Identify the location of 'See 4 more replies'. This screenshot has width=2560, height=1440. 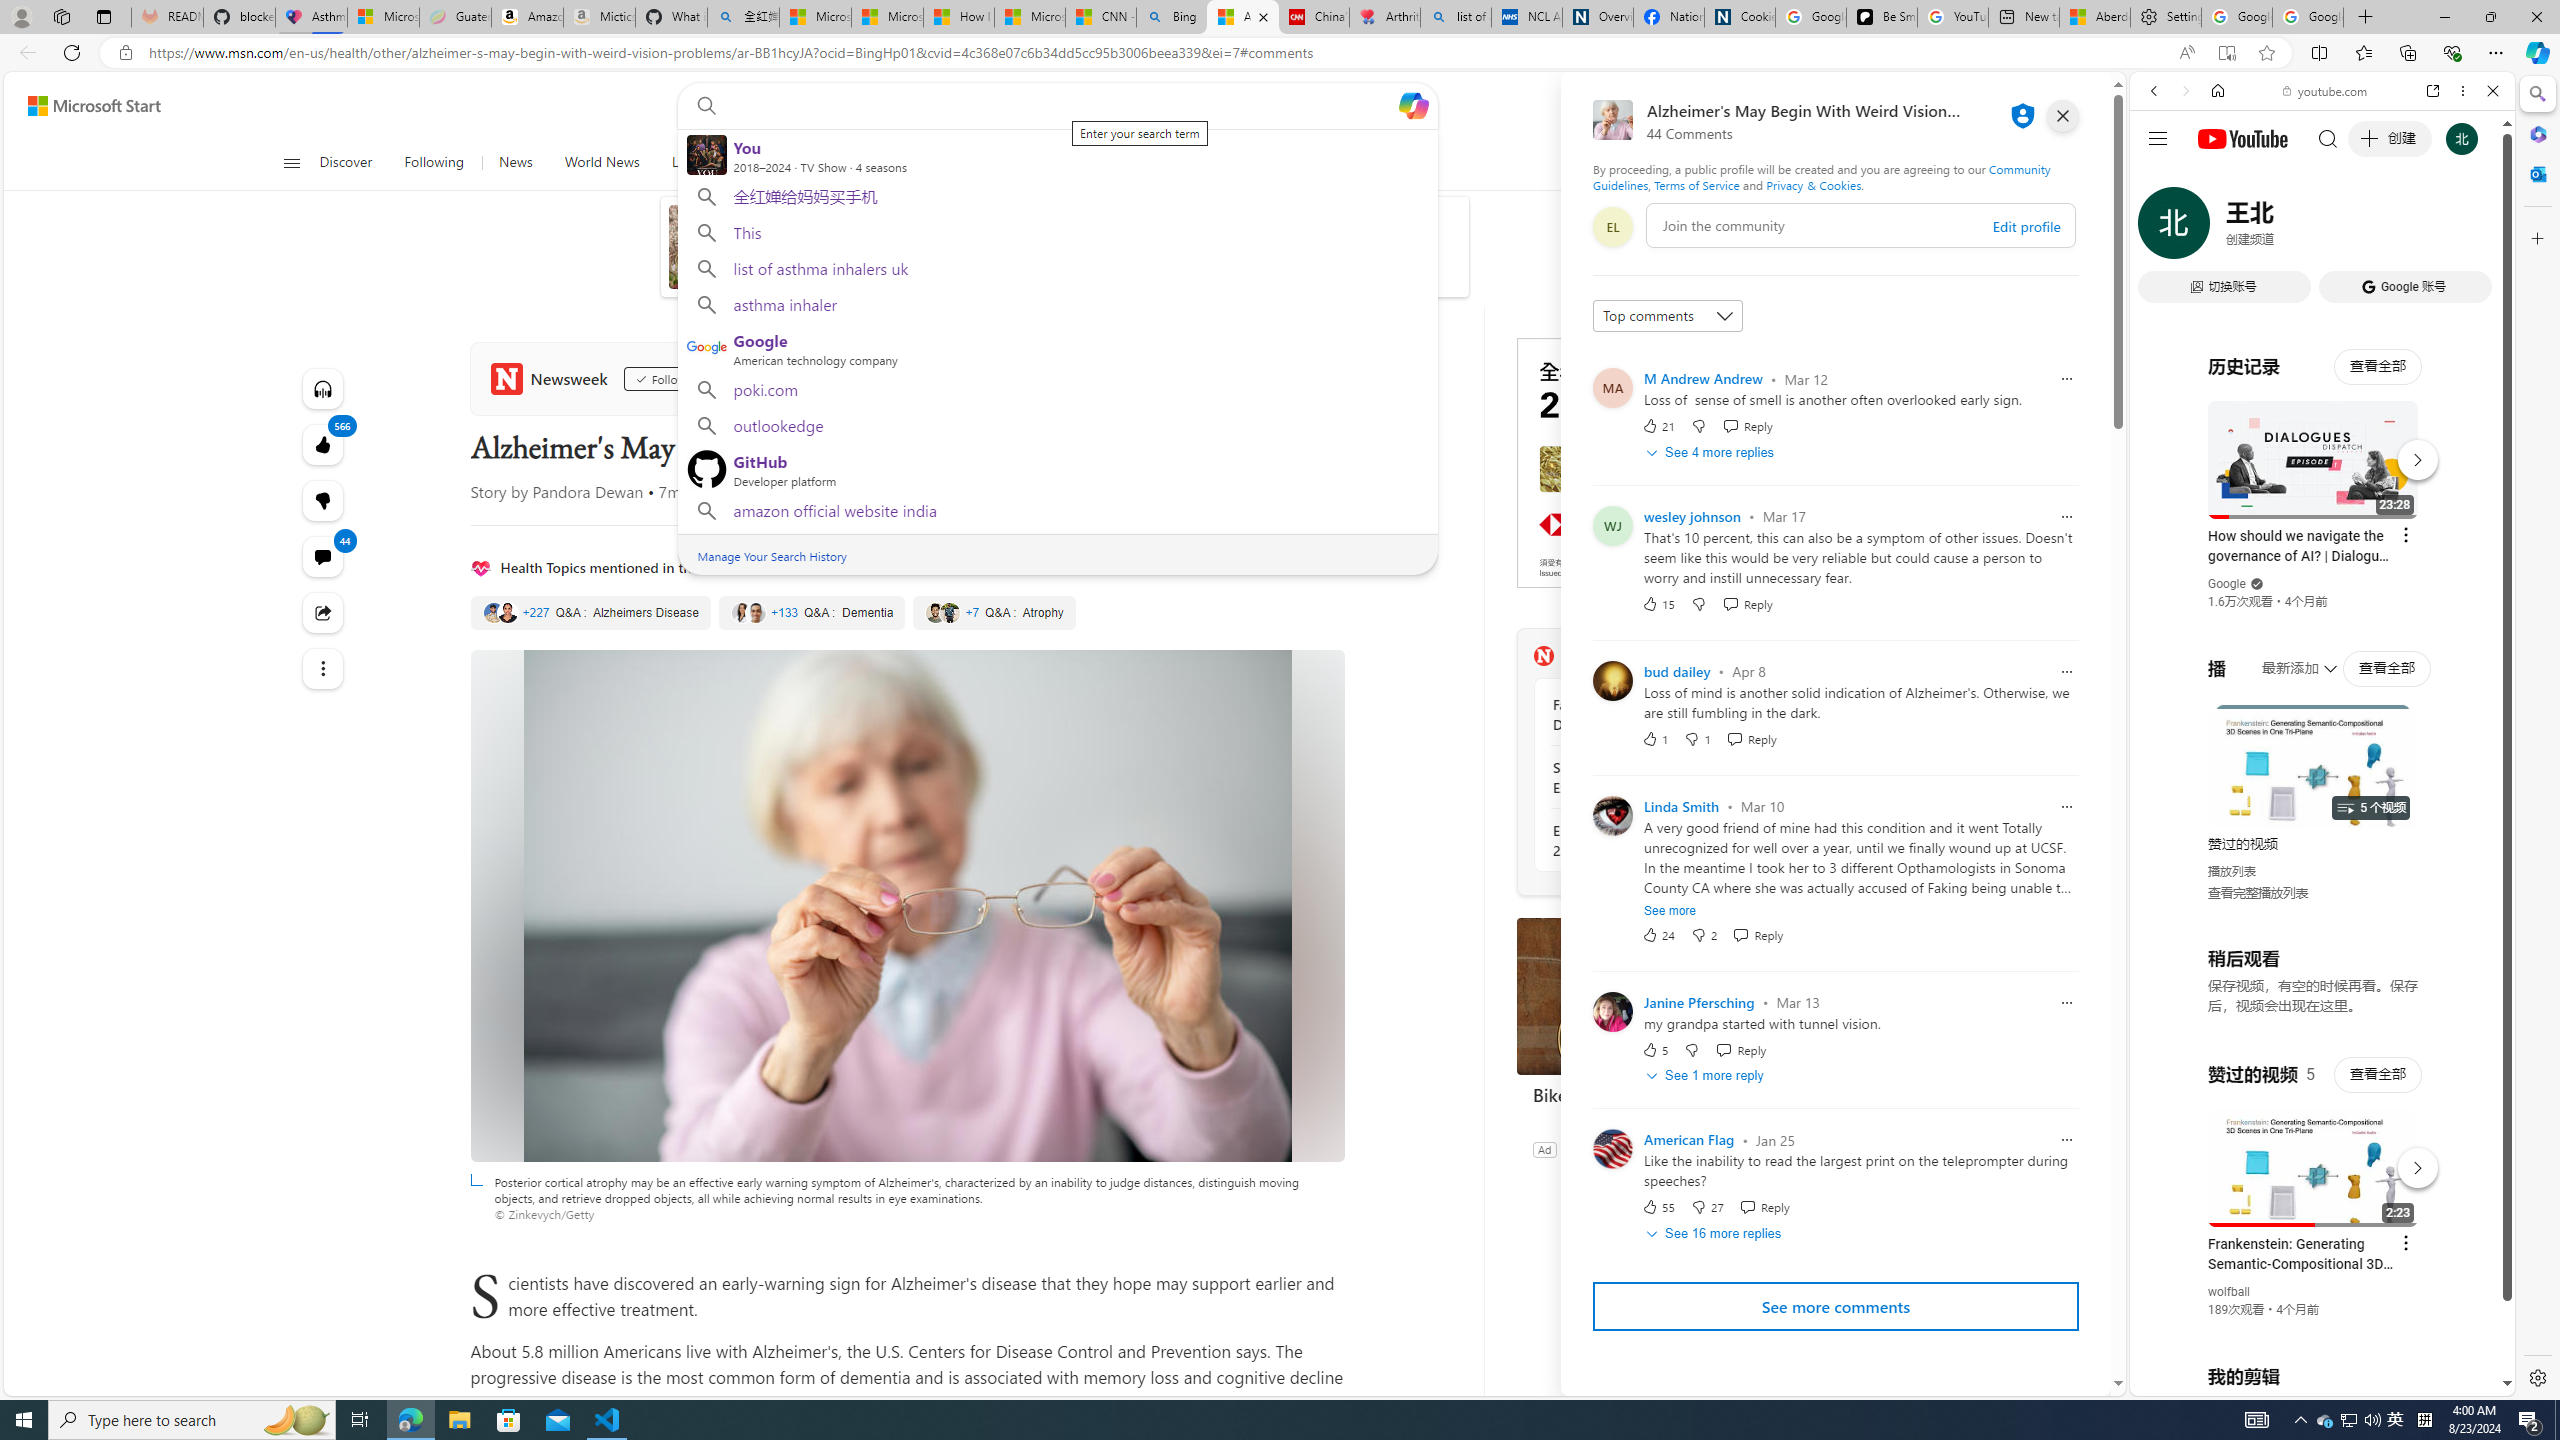
(1712, 451).